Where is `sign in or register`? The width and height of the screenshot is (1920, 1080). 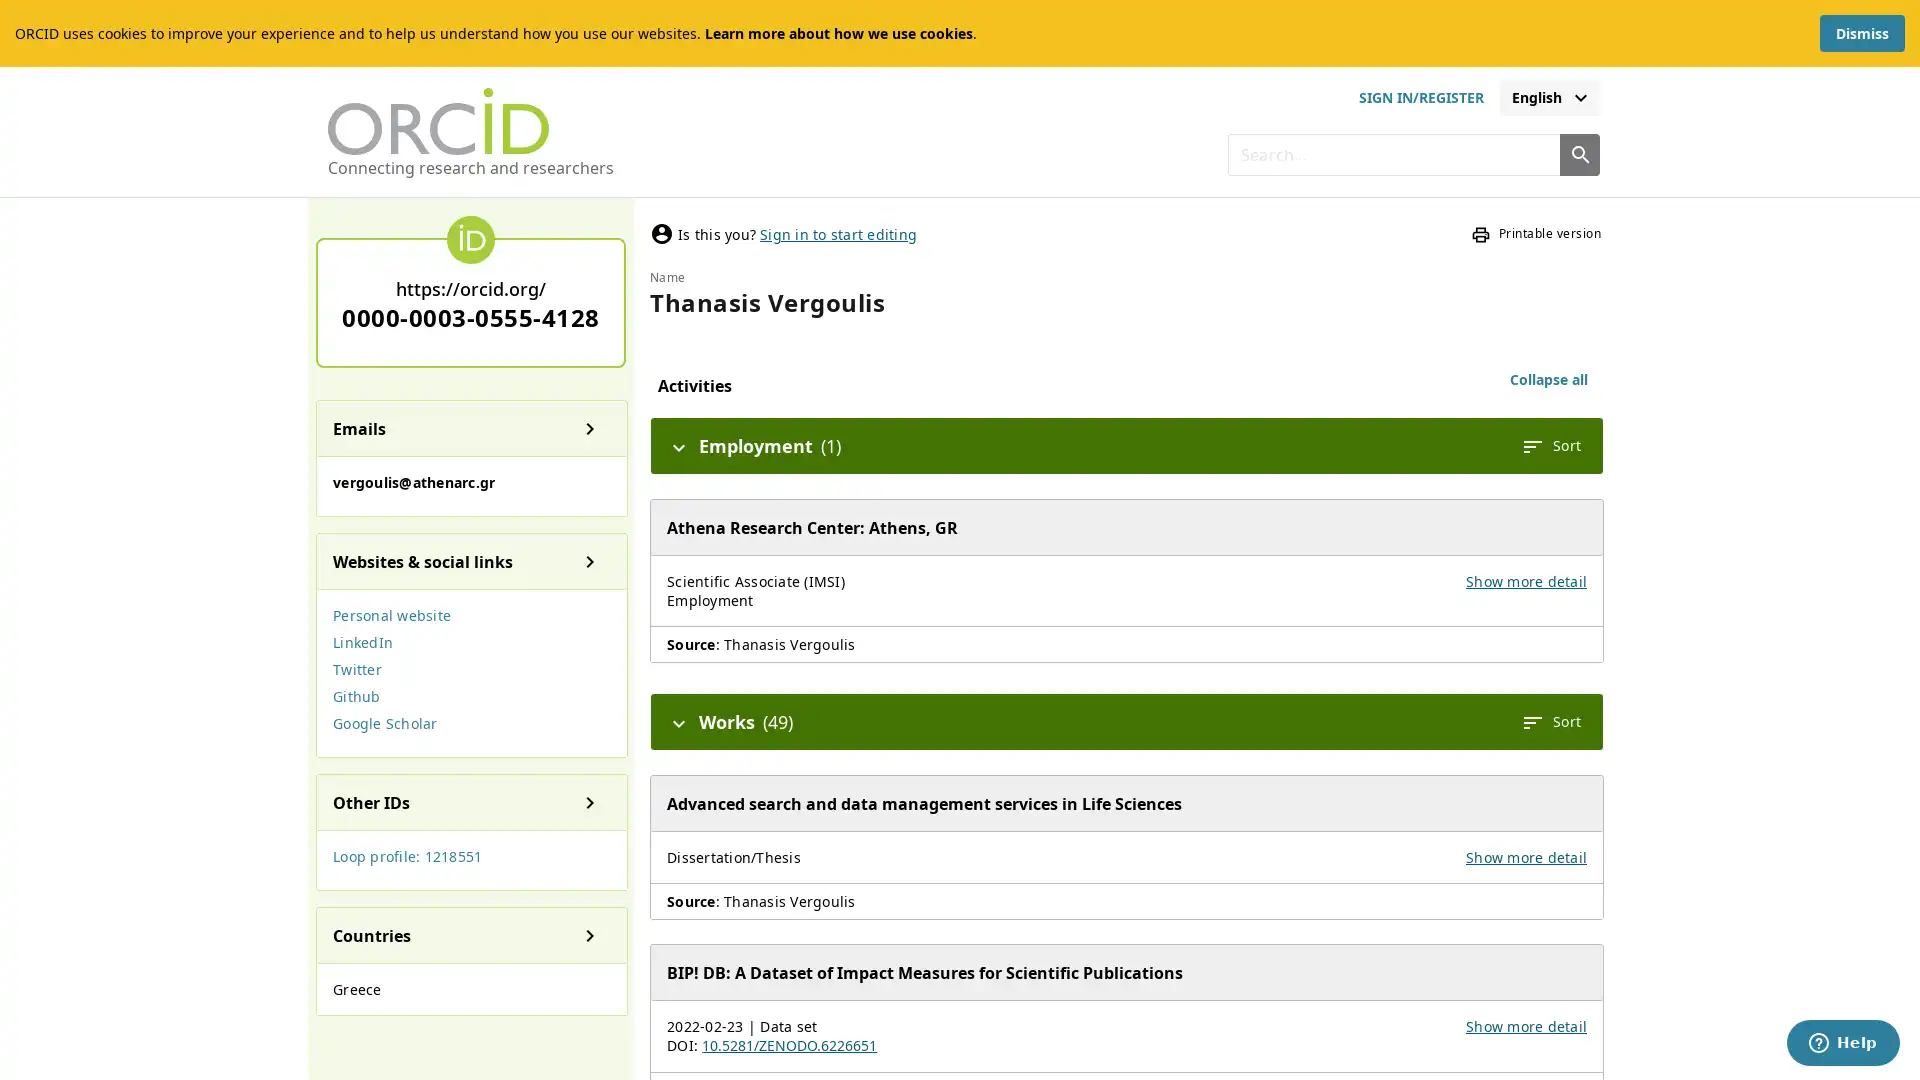 sign in or register is located at coordinates (1419, 97).